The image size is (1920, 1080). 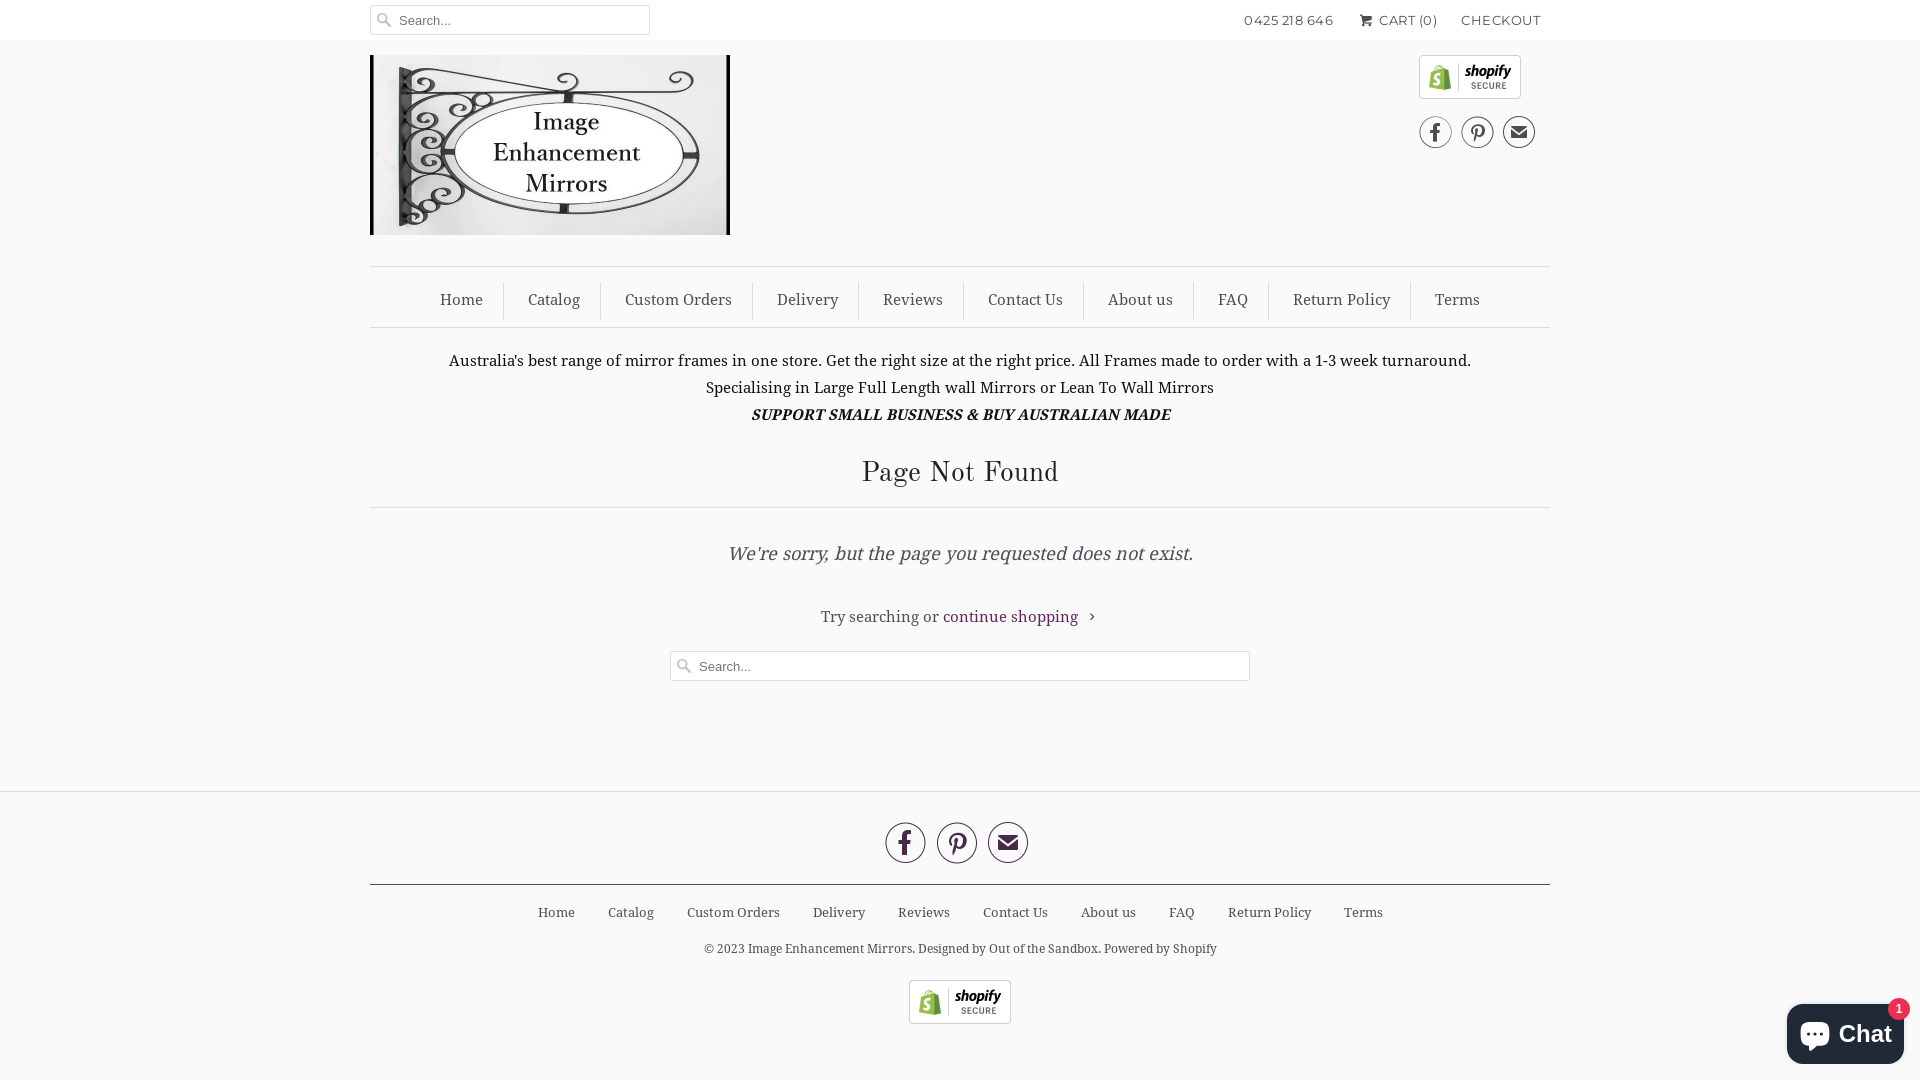 What do you see at coordinates (1160, 942) in the screenshot?
I see `'Powered by Shopify'` at bounding box center [1160, 942].